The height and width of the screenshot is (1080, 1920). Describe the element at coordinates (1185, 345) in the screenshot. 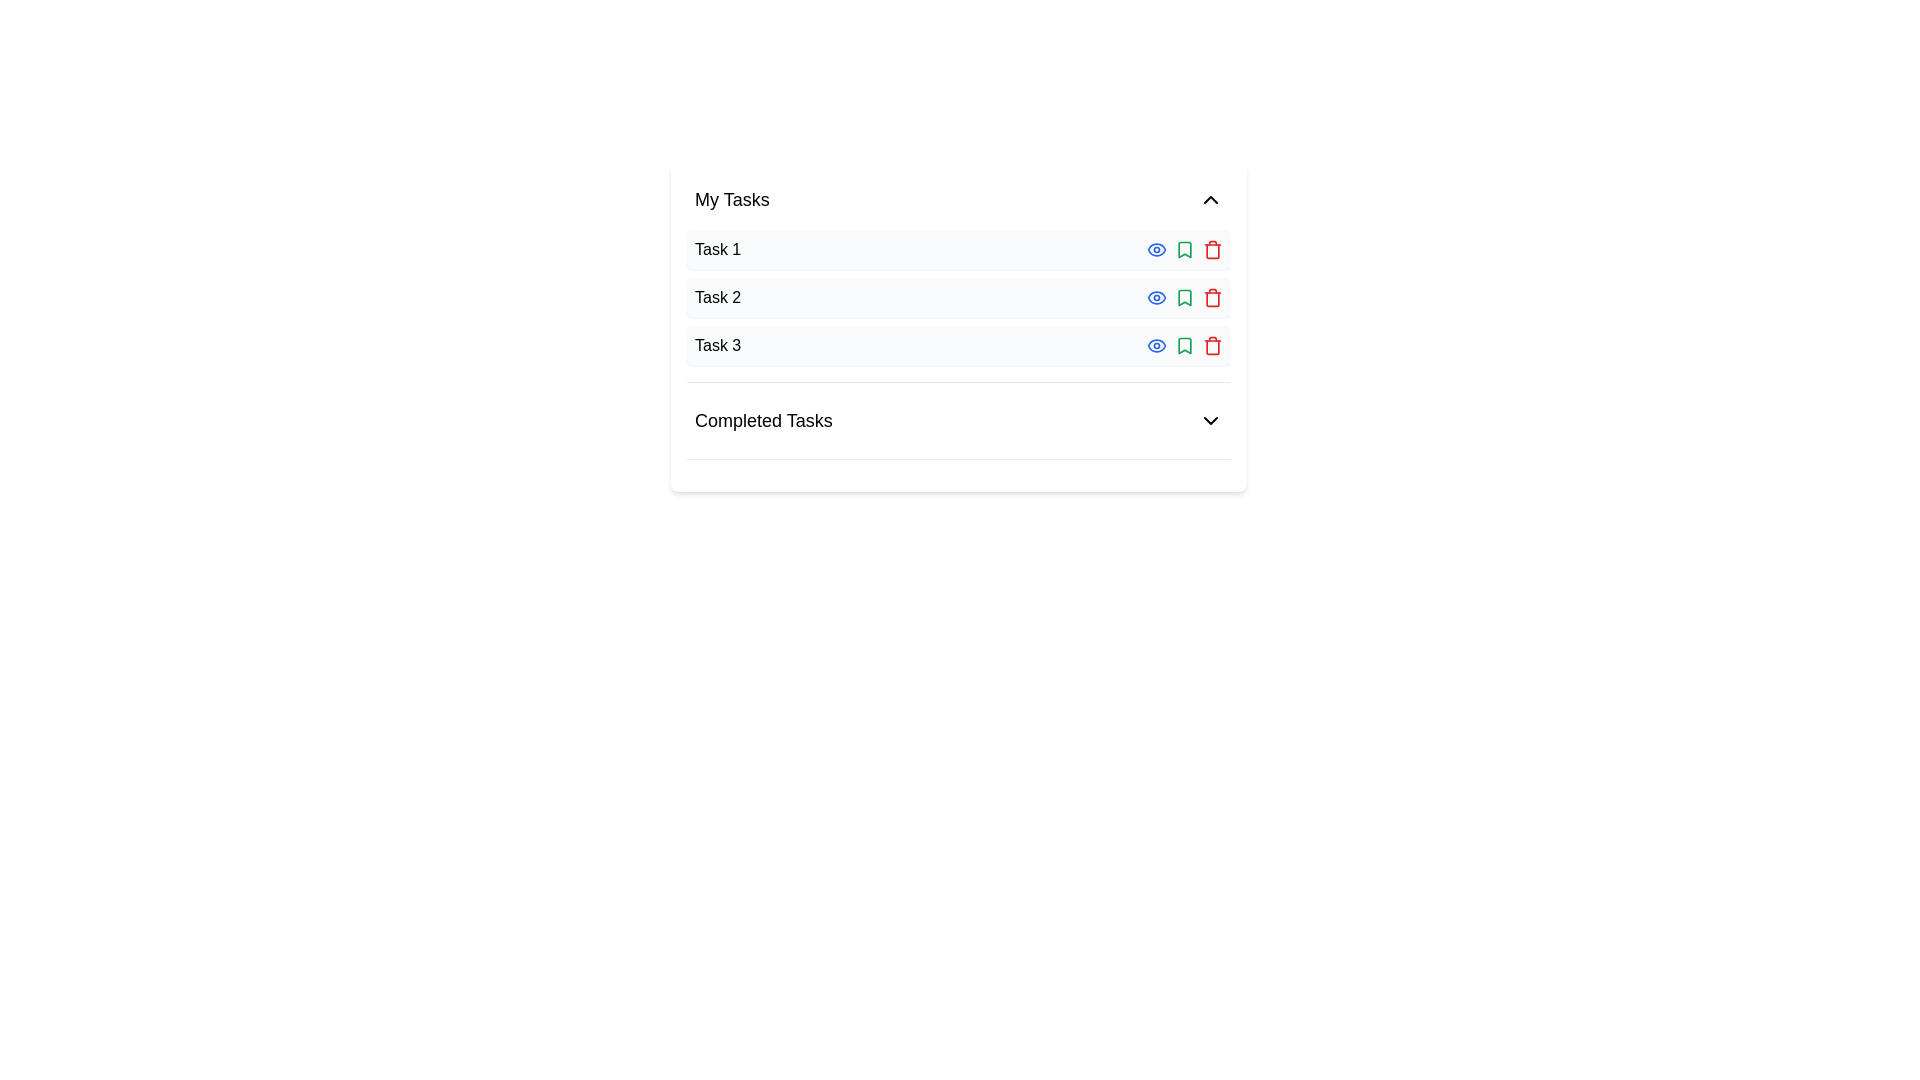

I see `the bookmark-shaped icon for 'Task 1' in the task management section` at that location.